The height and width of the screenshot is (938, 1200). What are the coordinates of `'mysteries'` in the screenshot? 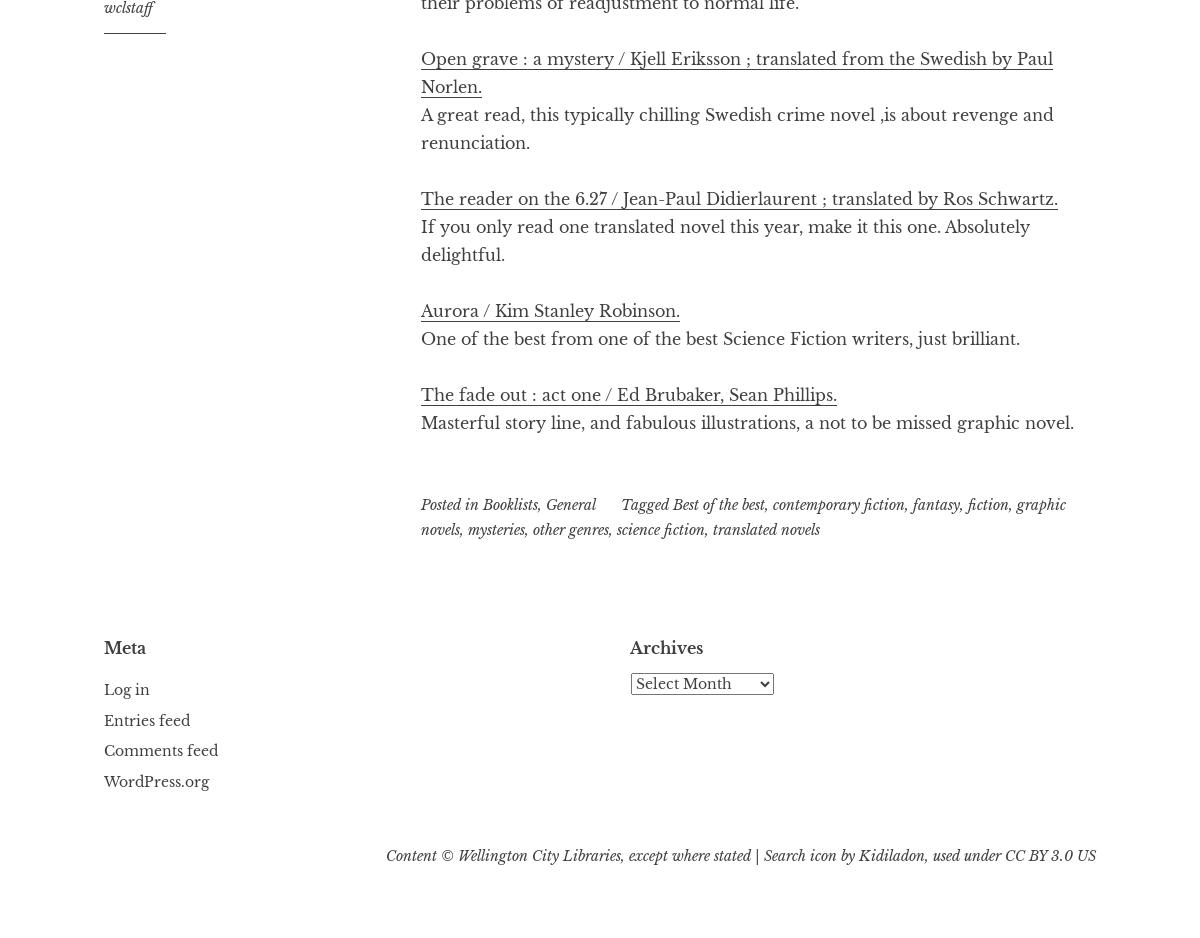 It's located at (495, 528).